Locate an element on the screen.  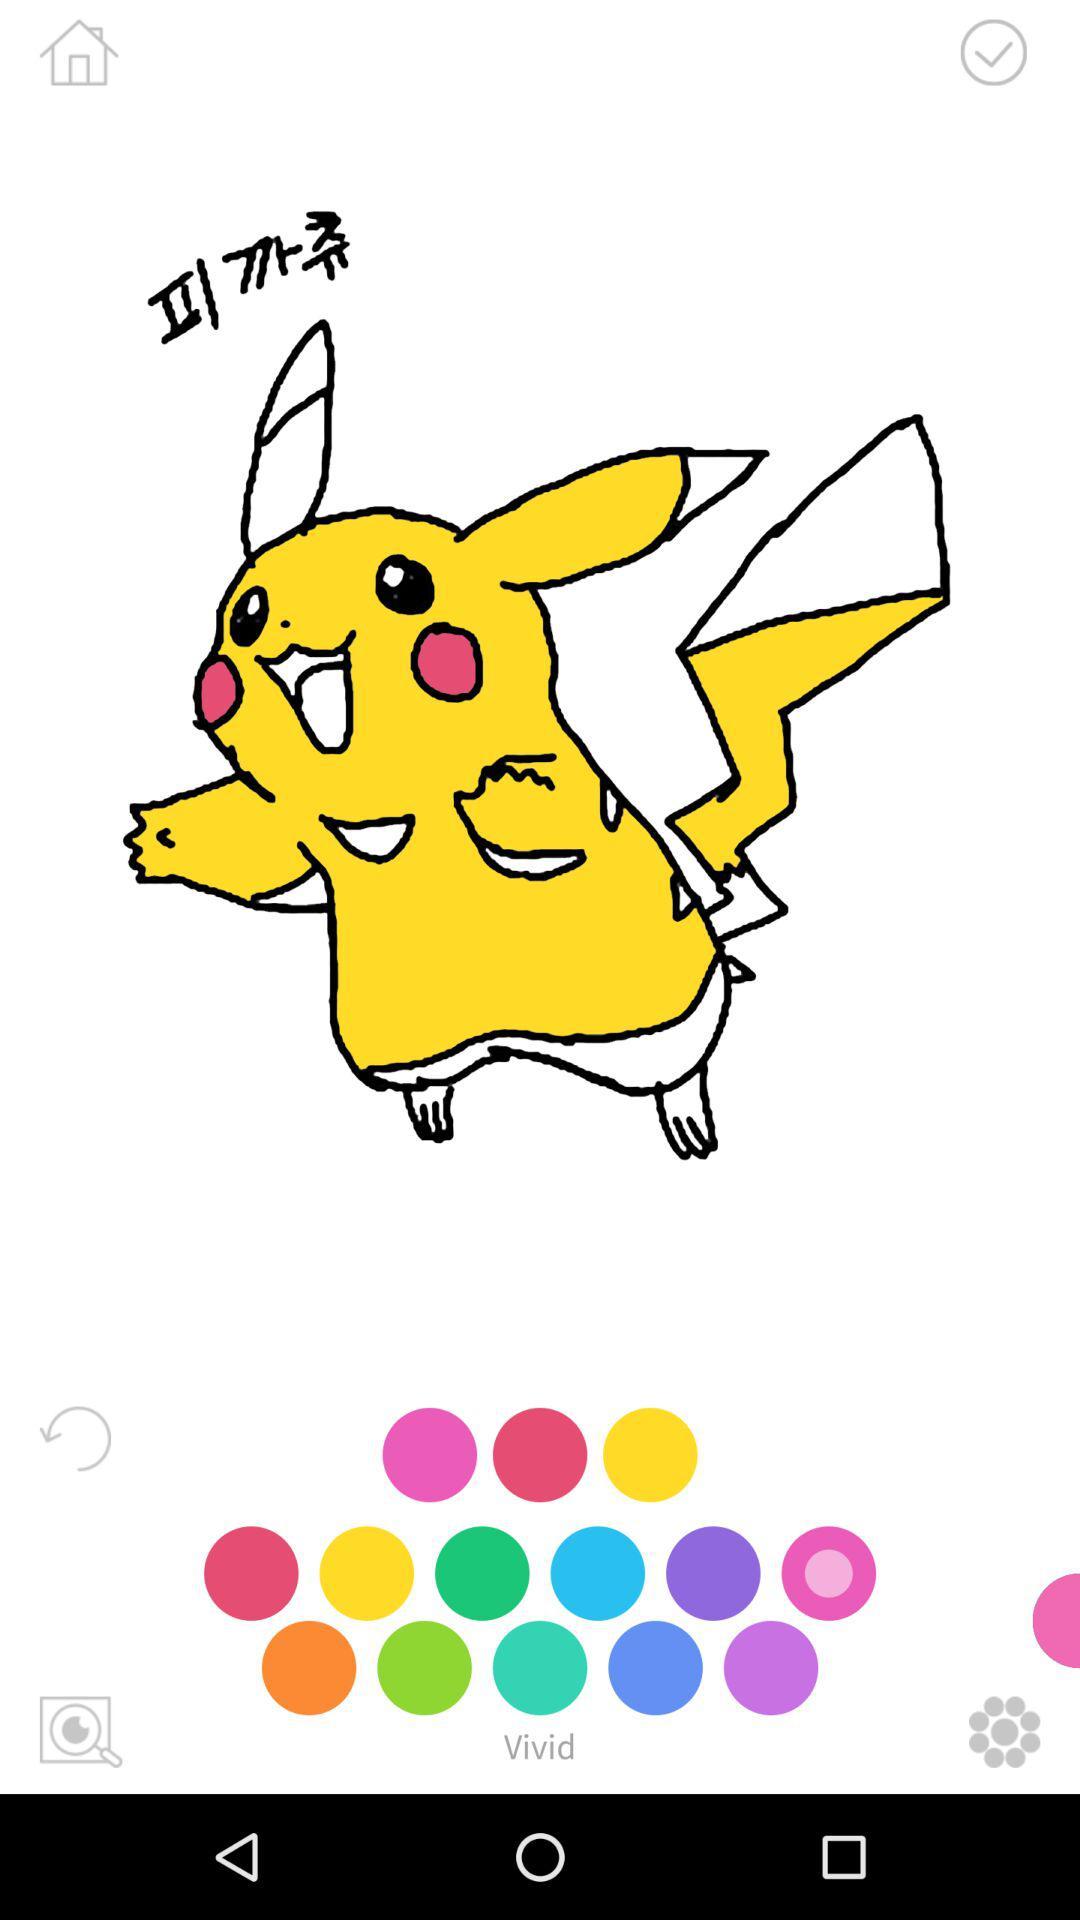
edit this drawing is located at coordinates (1004, 1731).